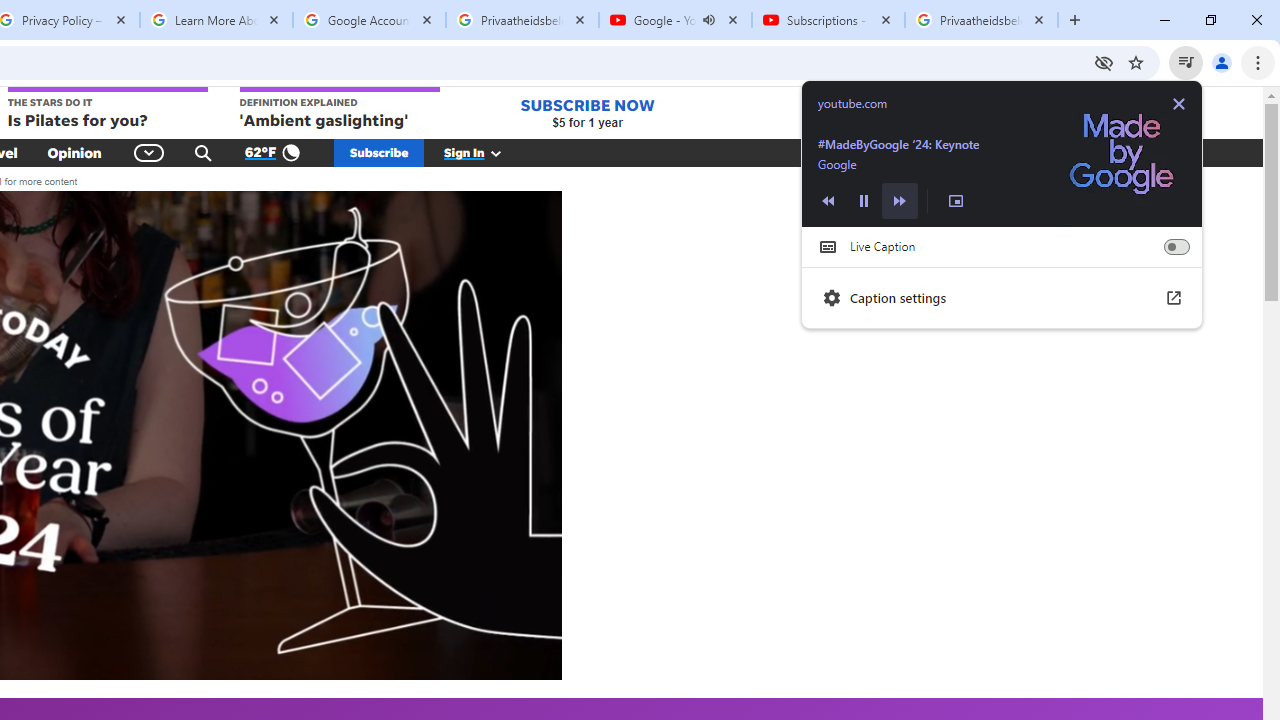  Describe the element at coordinates (675, 20) in the screenshot. I see `'Google - YouTube - Audio playing'` at that location.